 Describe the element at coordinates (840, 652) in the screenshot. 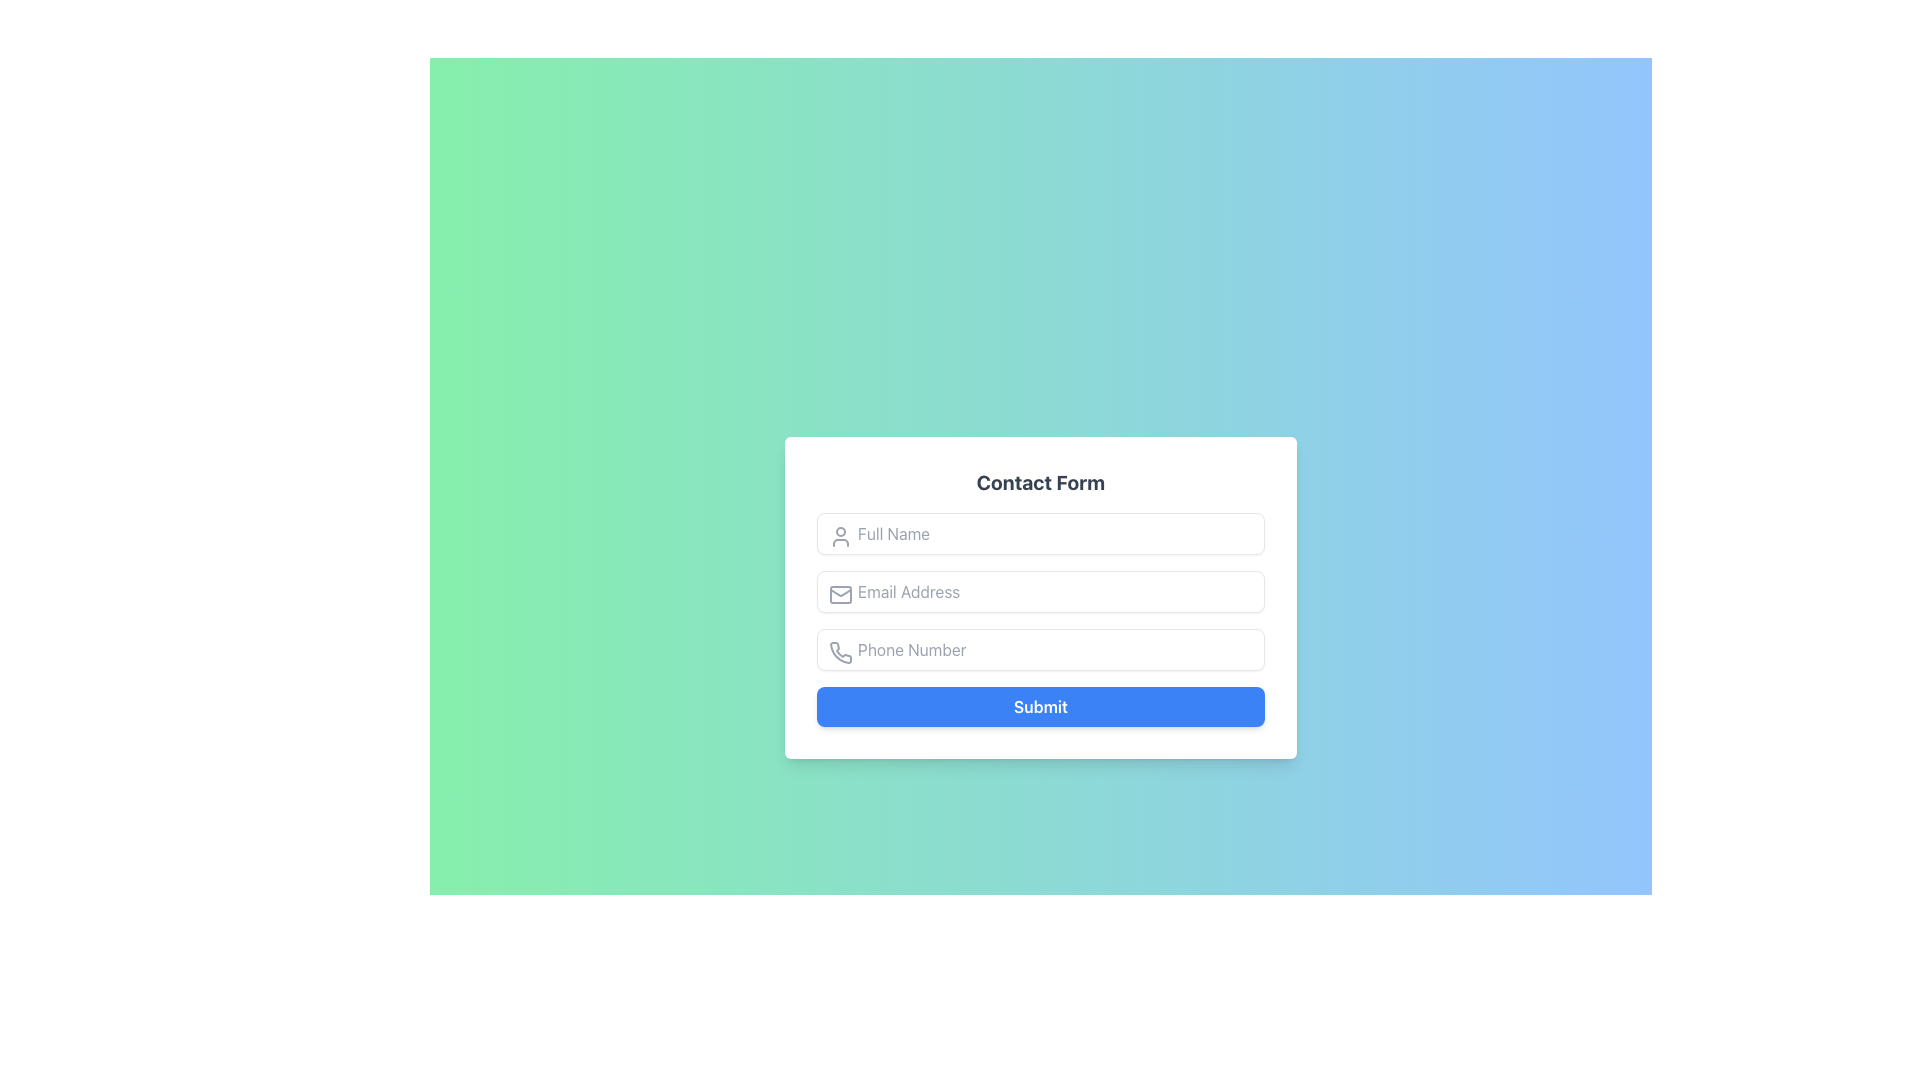

I see `the phone number input field icon, which visually indicates that the input is intended for phone numbers, located inside the padding area on the left side of the input box` at that location.